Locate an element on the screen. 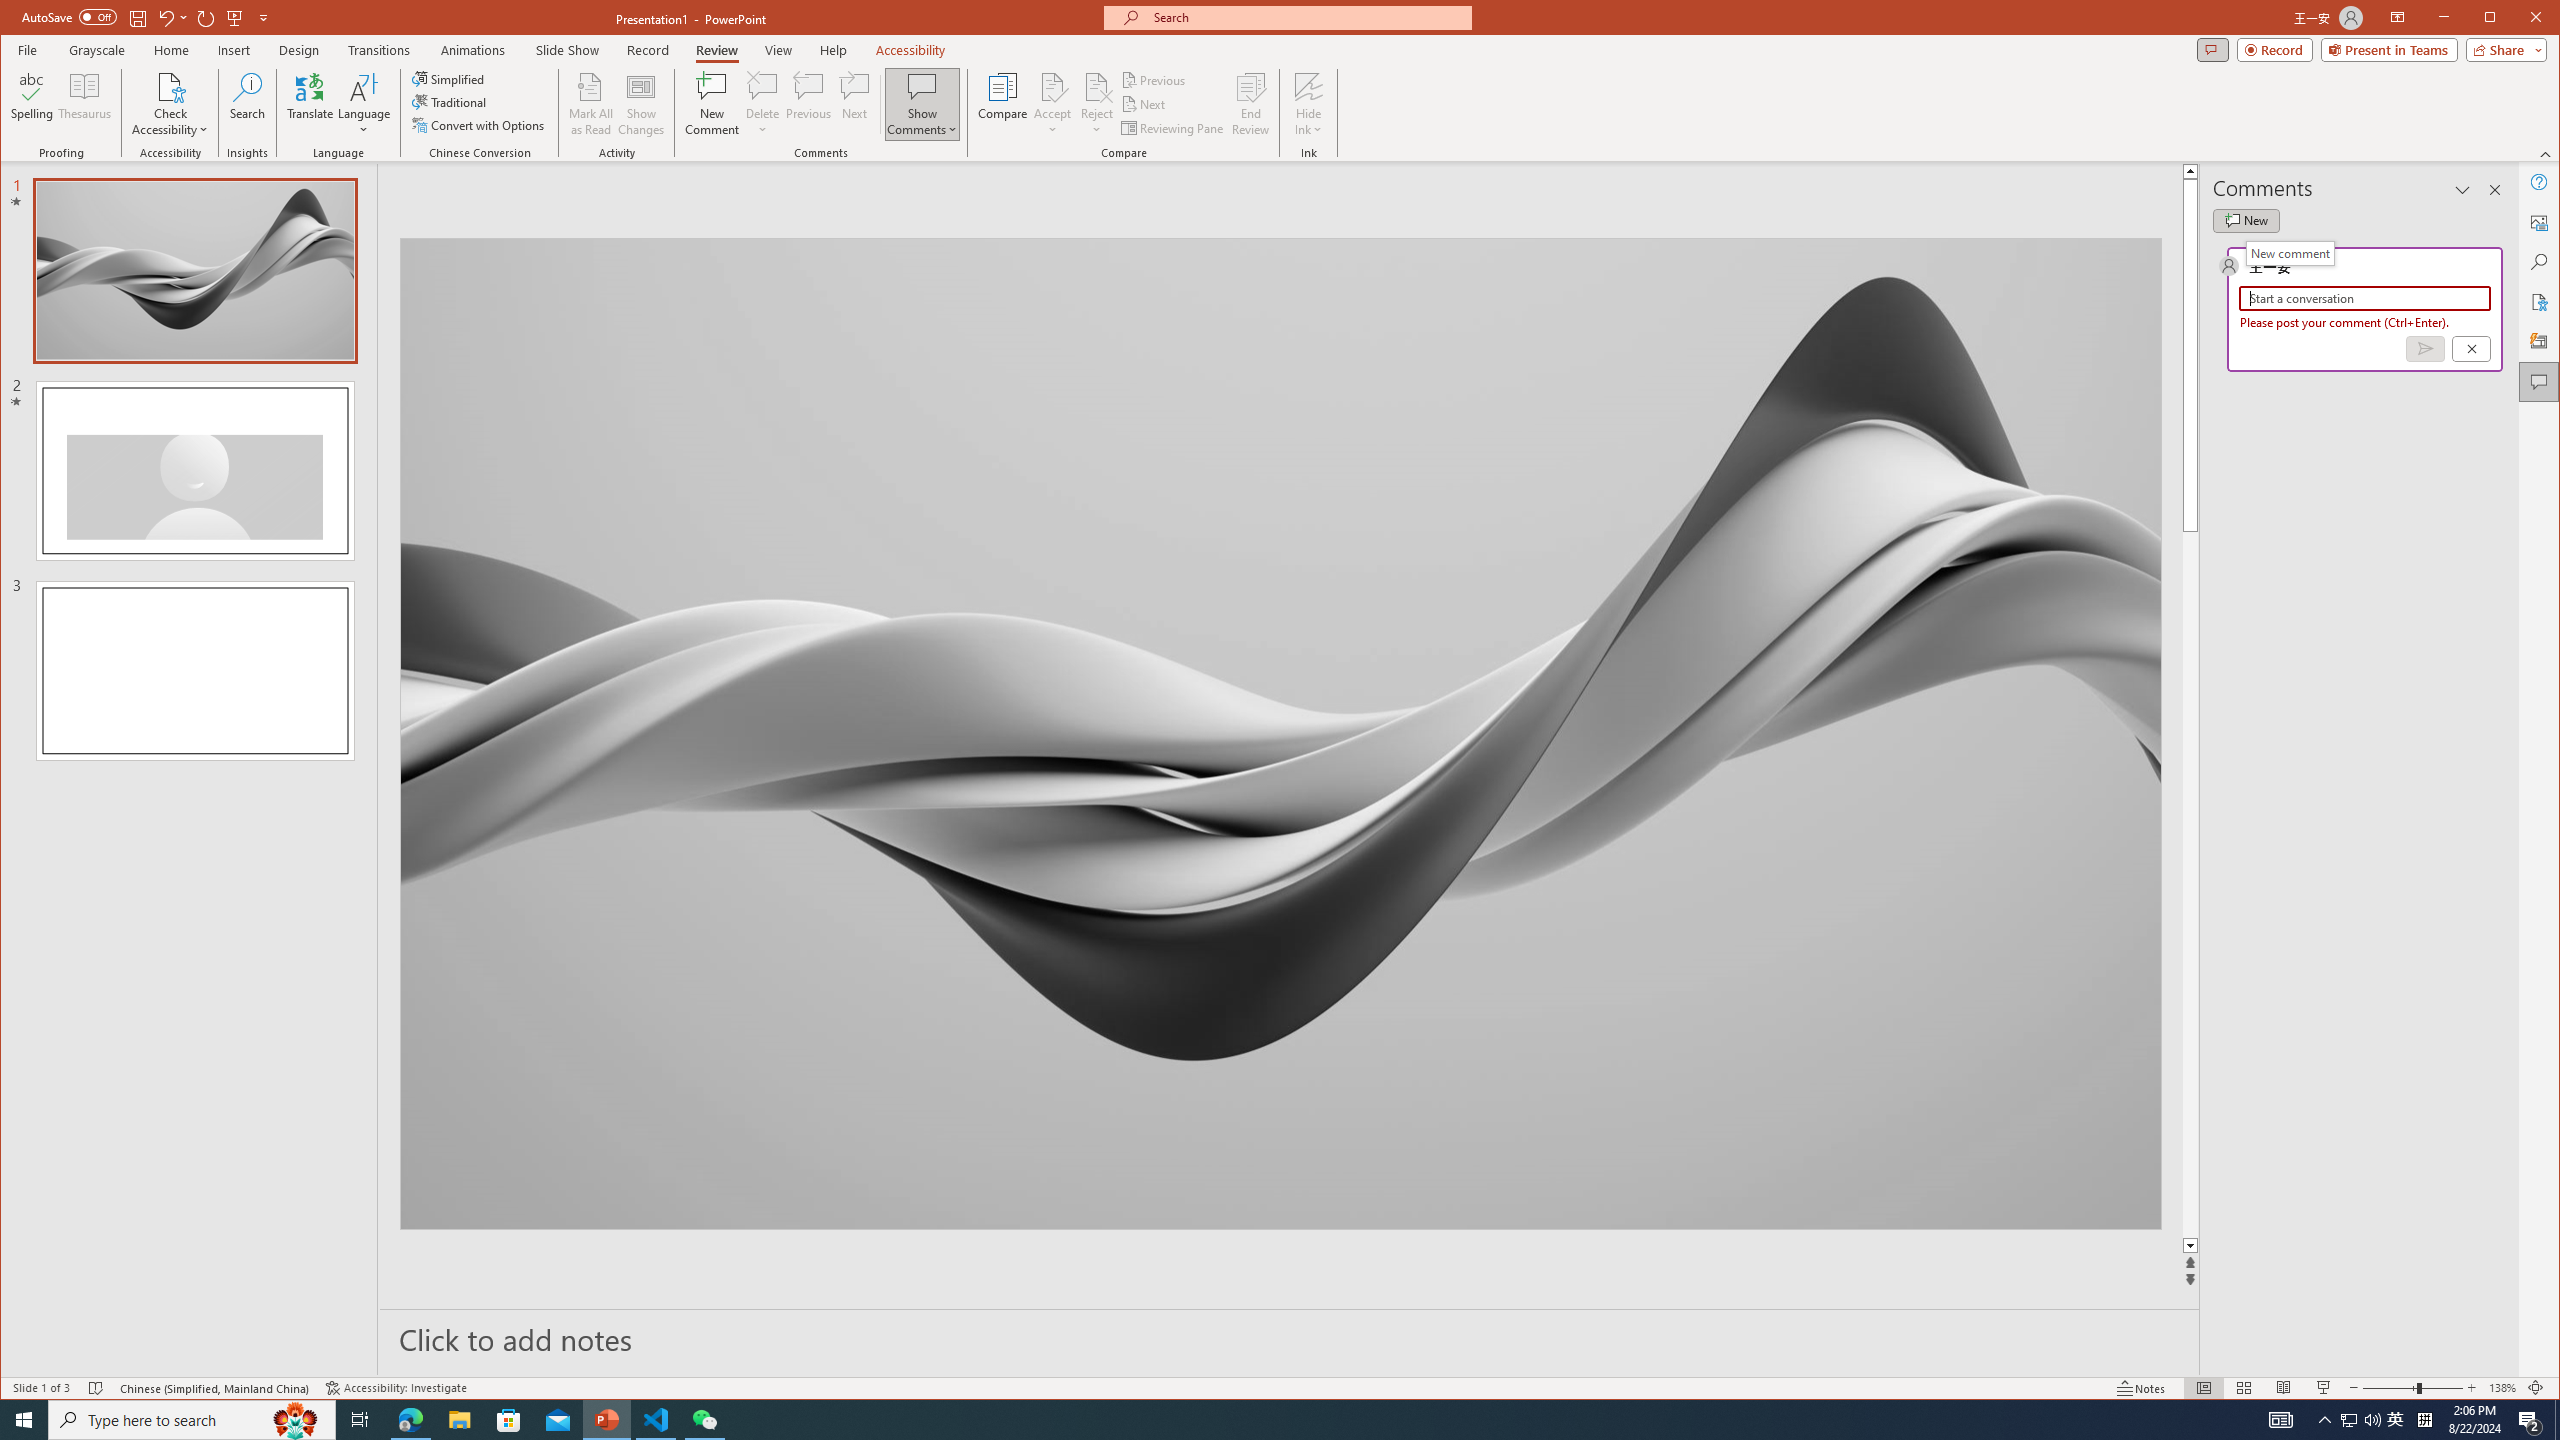  'Check Accessibility' is located at coordinates (170, 85).